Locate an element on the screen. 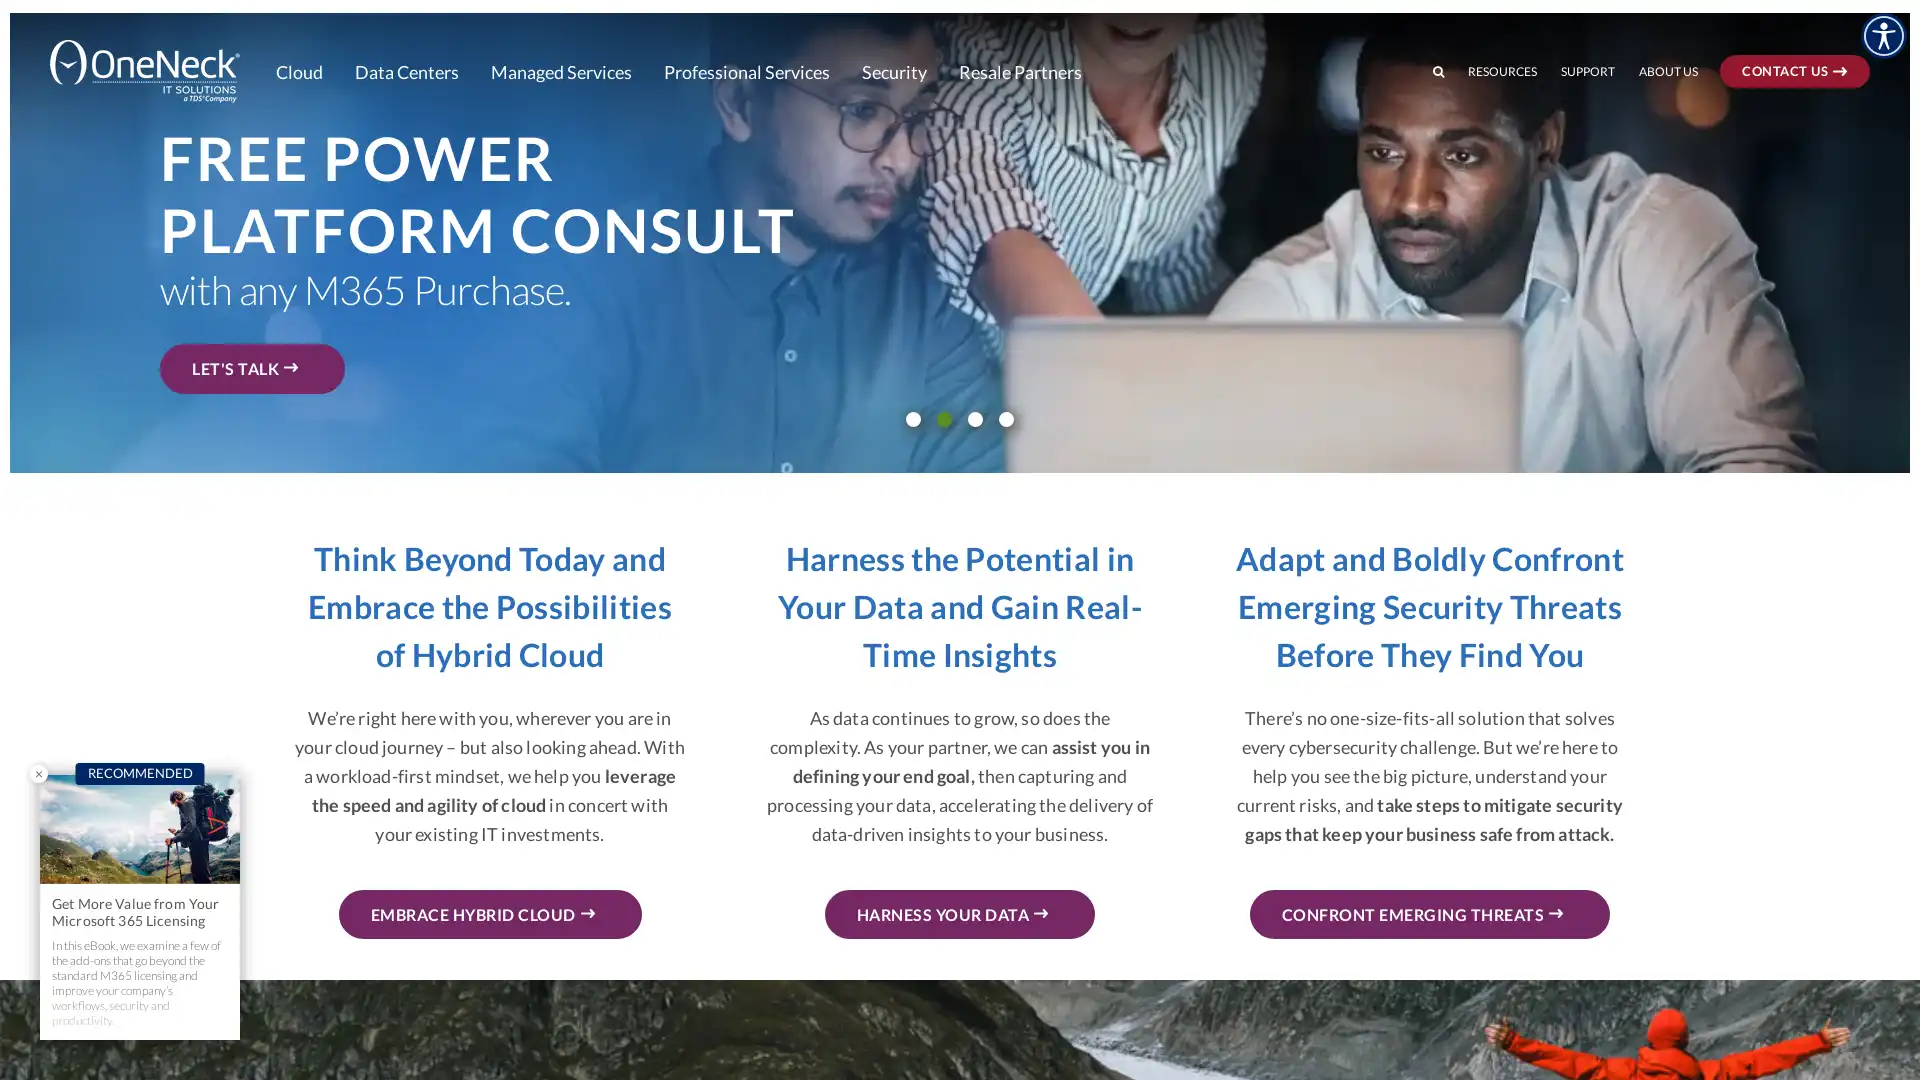 This screenshot has width=1920, height=1080. LEARN MORE ABOUT US is located at coordinates (302, 324).